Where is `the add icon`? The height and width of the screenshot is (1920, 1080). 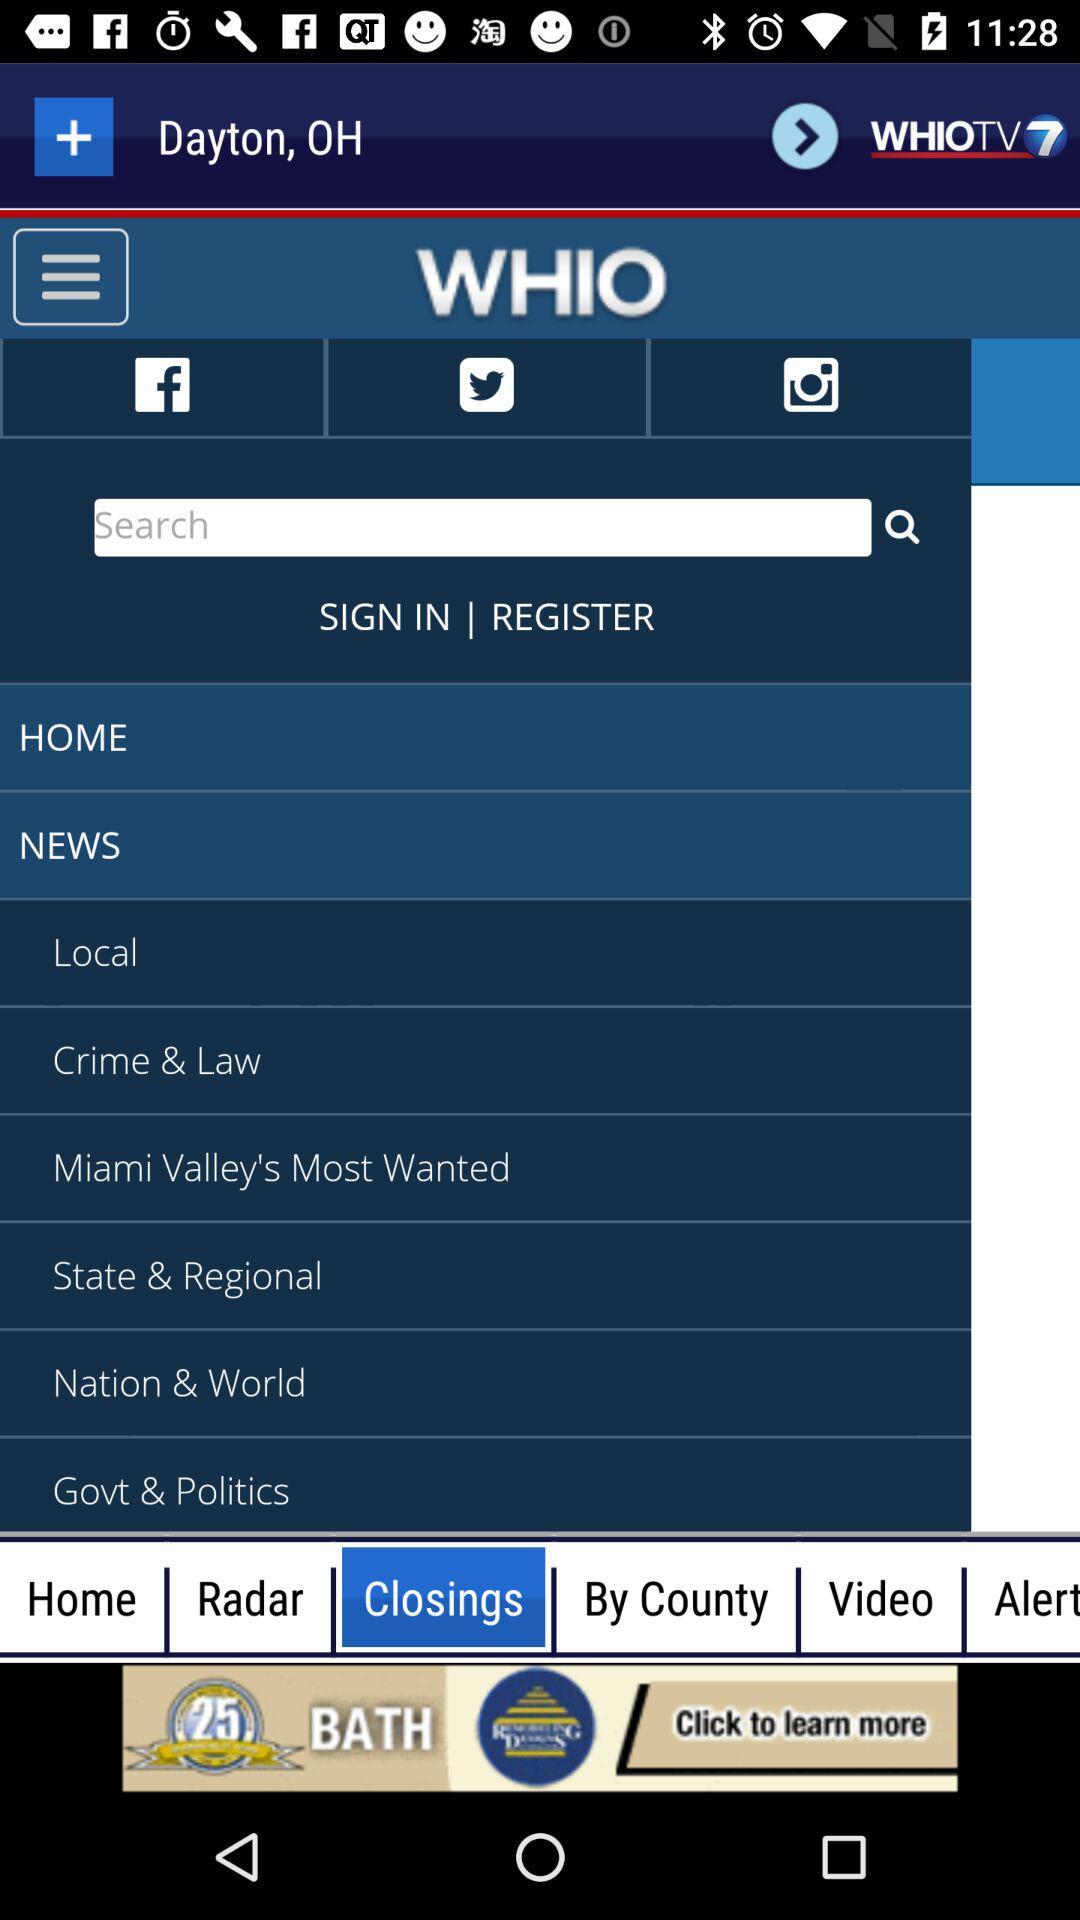 the add icon is located at coordinates (72, 135).